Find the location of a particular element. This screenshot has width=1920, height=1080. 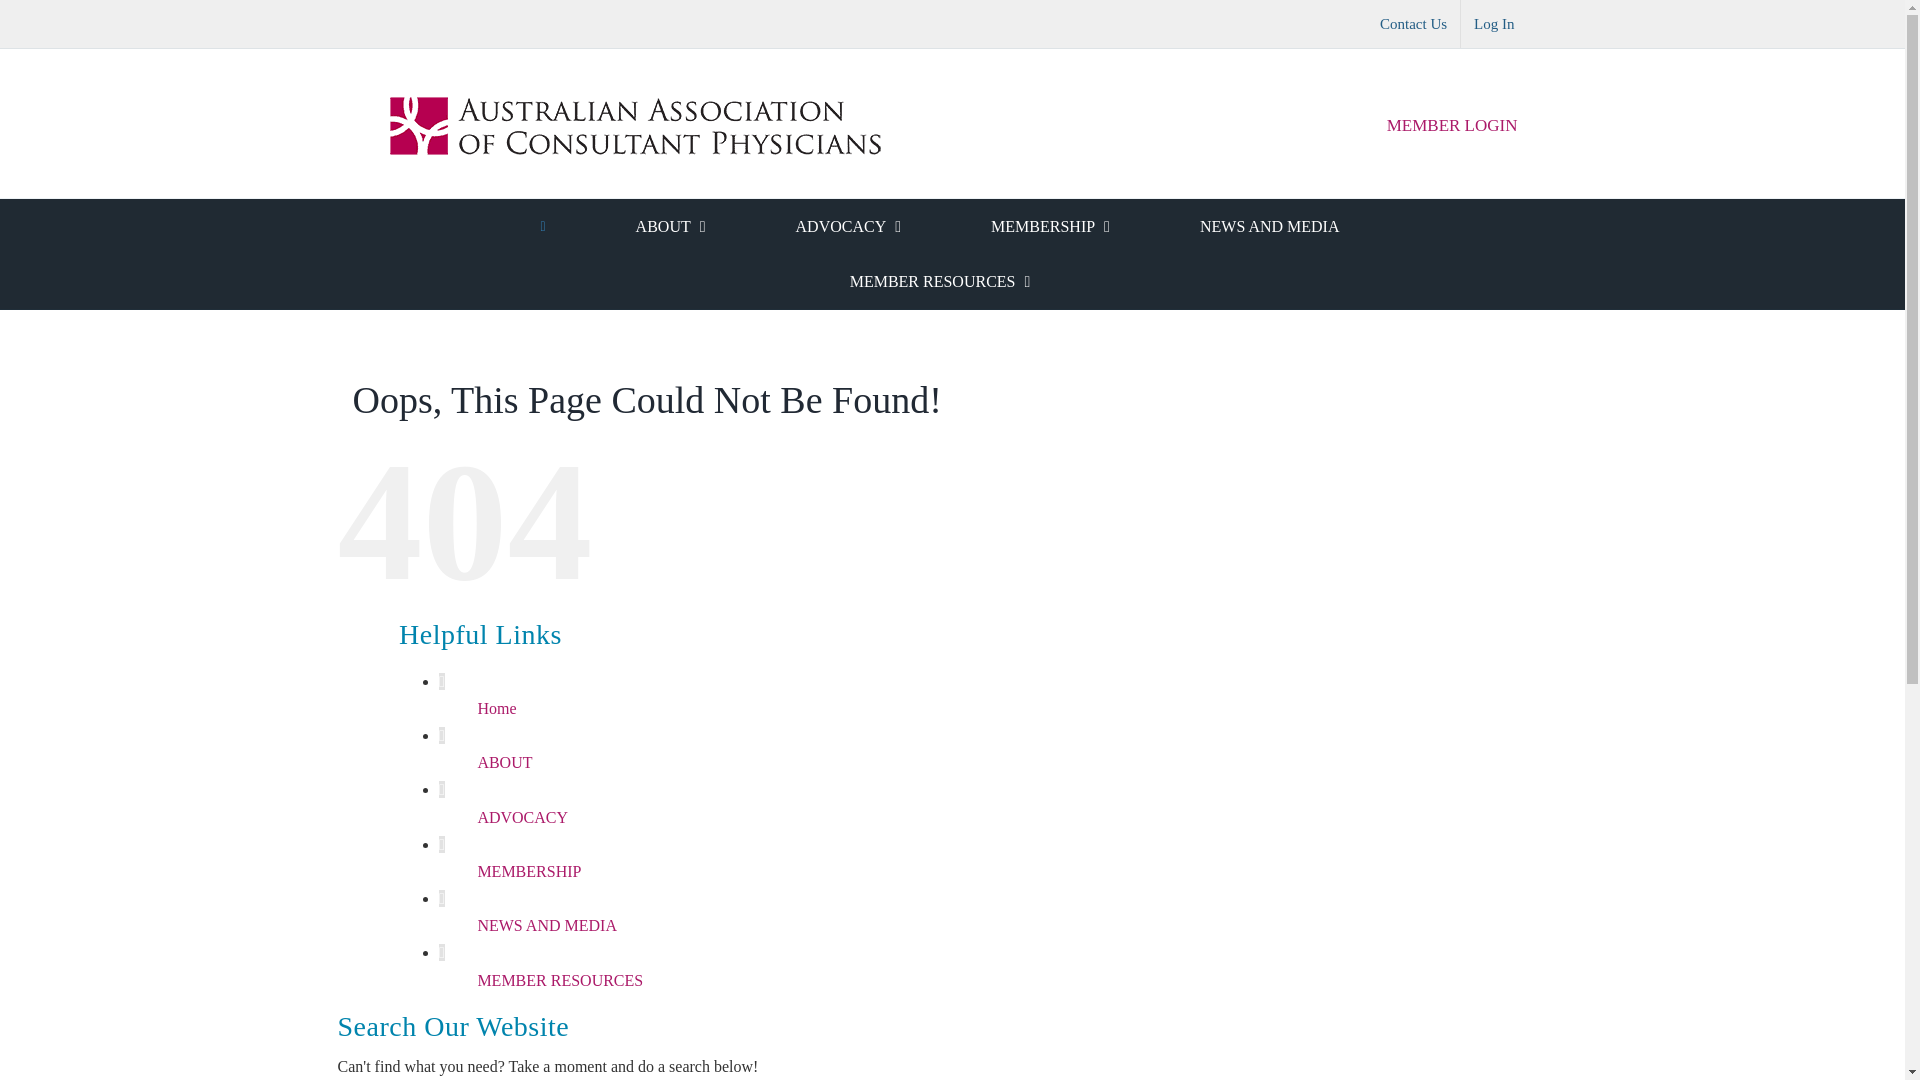

'Log In' is located at coordinates (1460, 23).